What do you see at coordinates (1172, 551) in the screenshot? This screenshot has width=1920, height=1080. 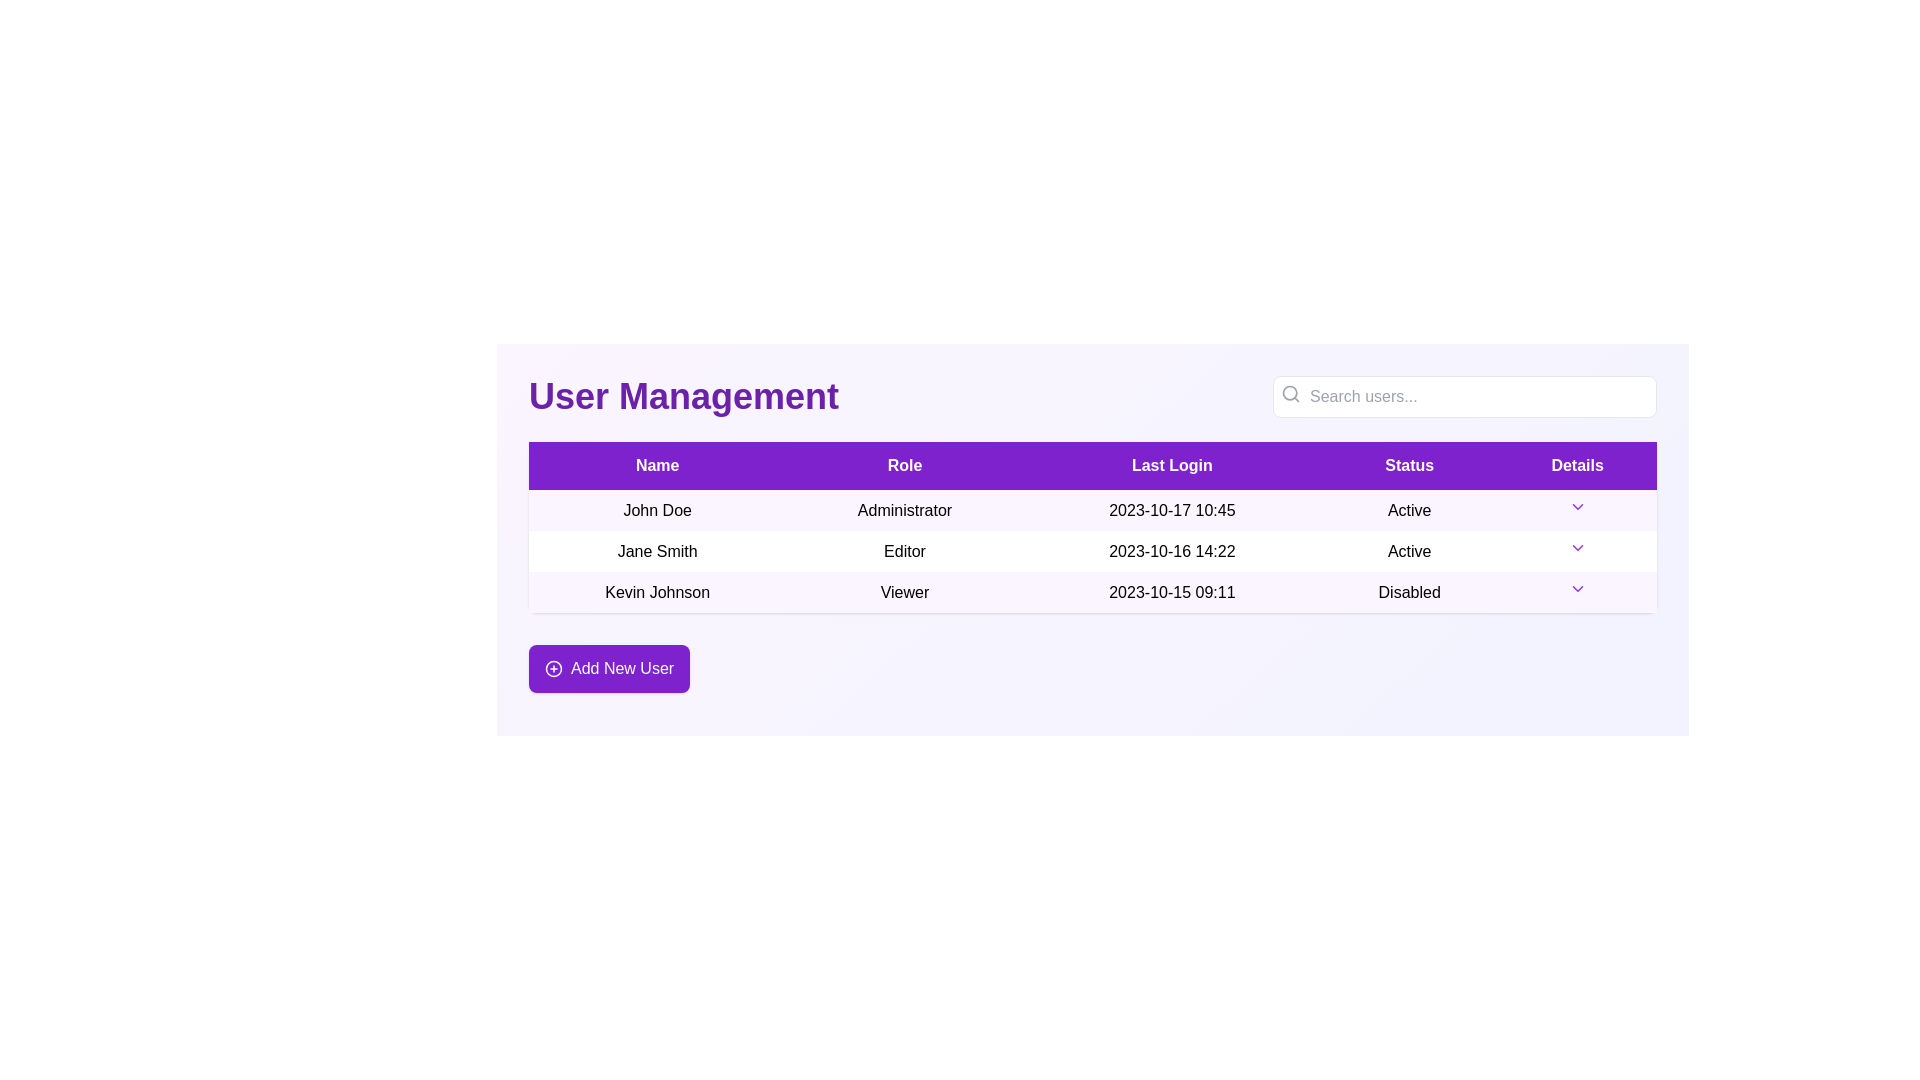 I see `the 'Last Login' timestamp label displaying '2023-10-16 14:22' for the user 'Jane Smith' in the second row of the table` at bounding box center [1172, 551].